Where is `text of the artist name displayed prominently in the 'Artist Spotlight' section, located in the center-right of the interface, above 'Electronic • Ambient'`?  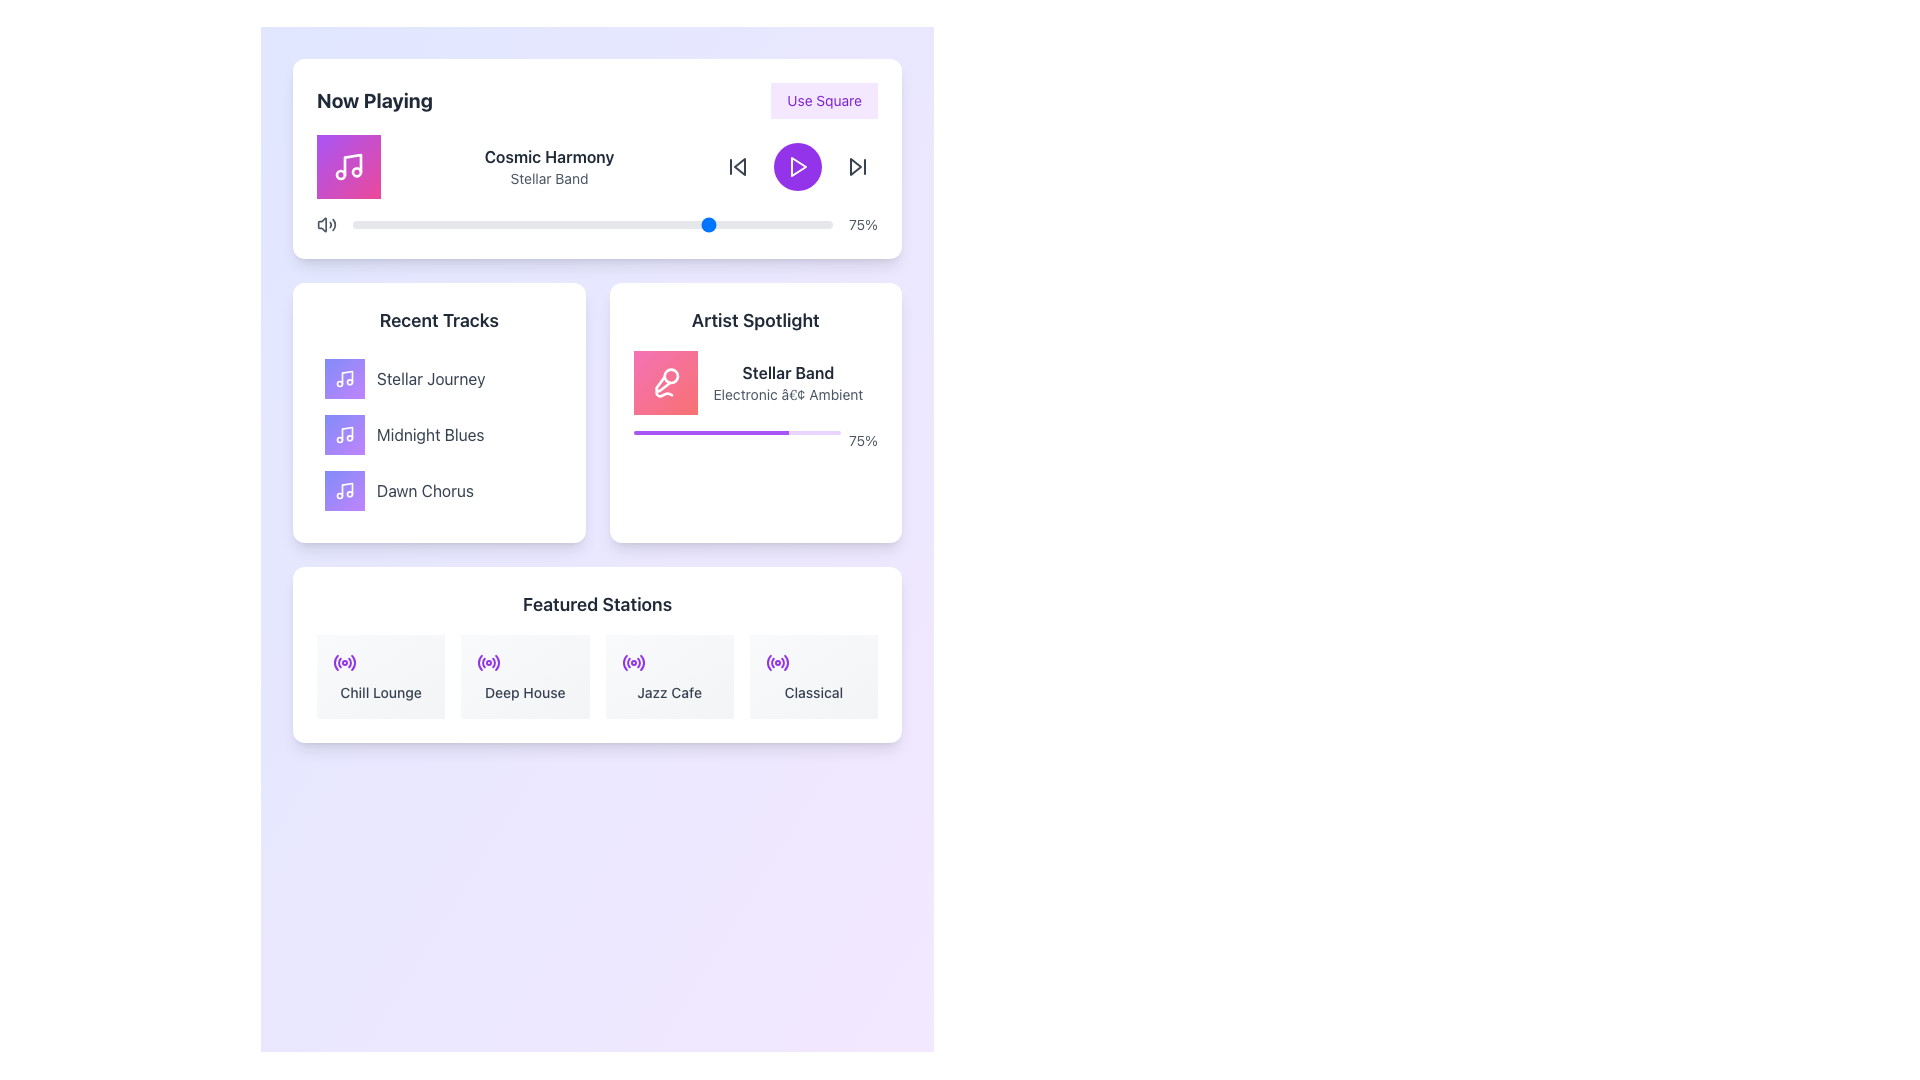
text of the artist name displayed prominently in the 'Artist Spotlight' section, located in the center-right of the interface, above 'Electronic • Ambient' is located at coordinates (787, 373).